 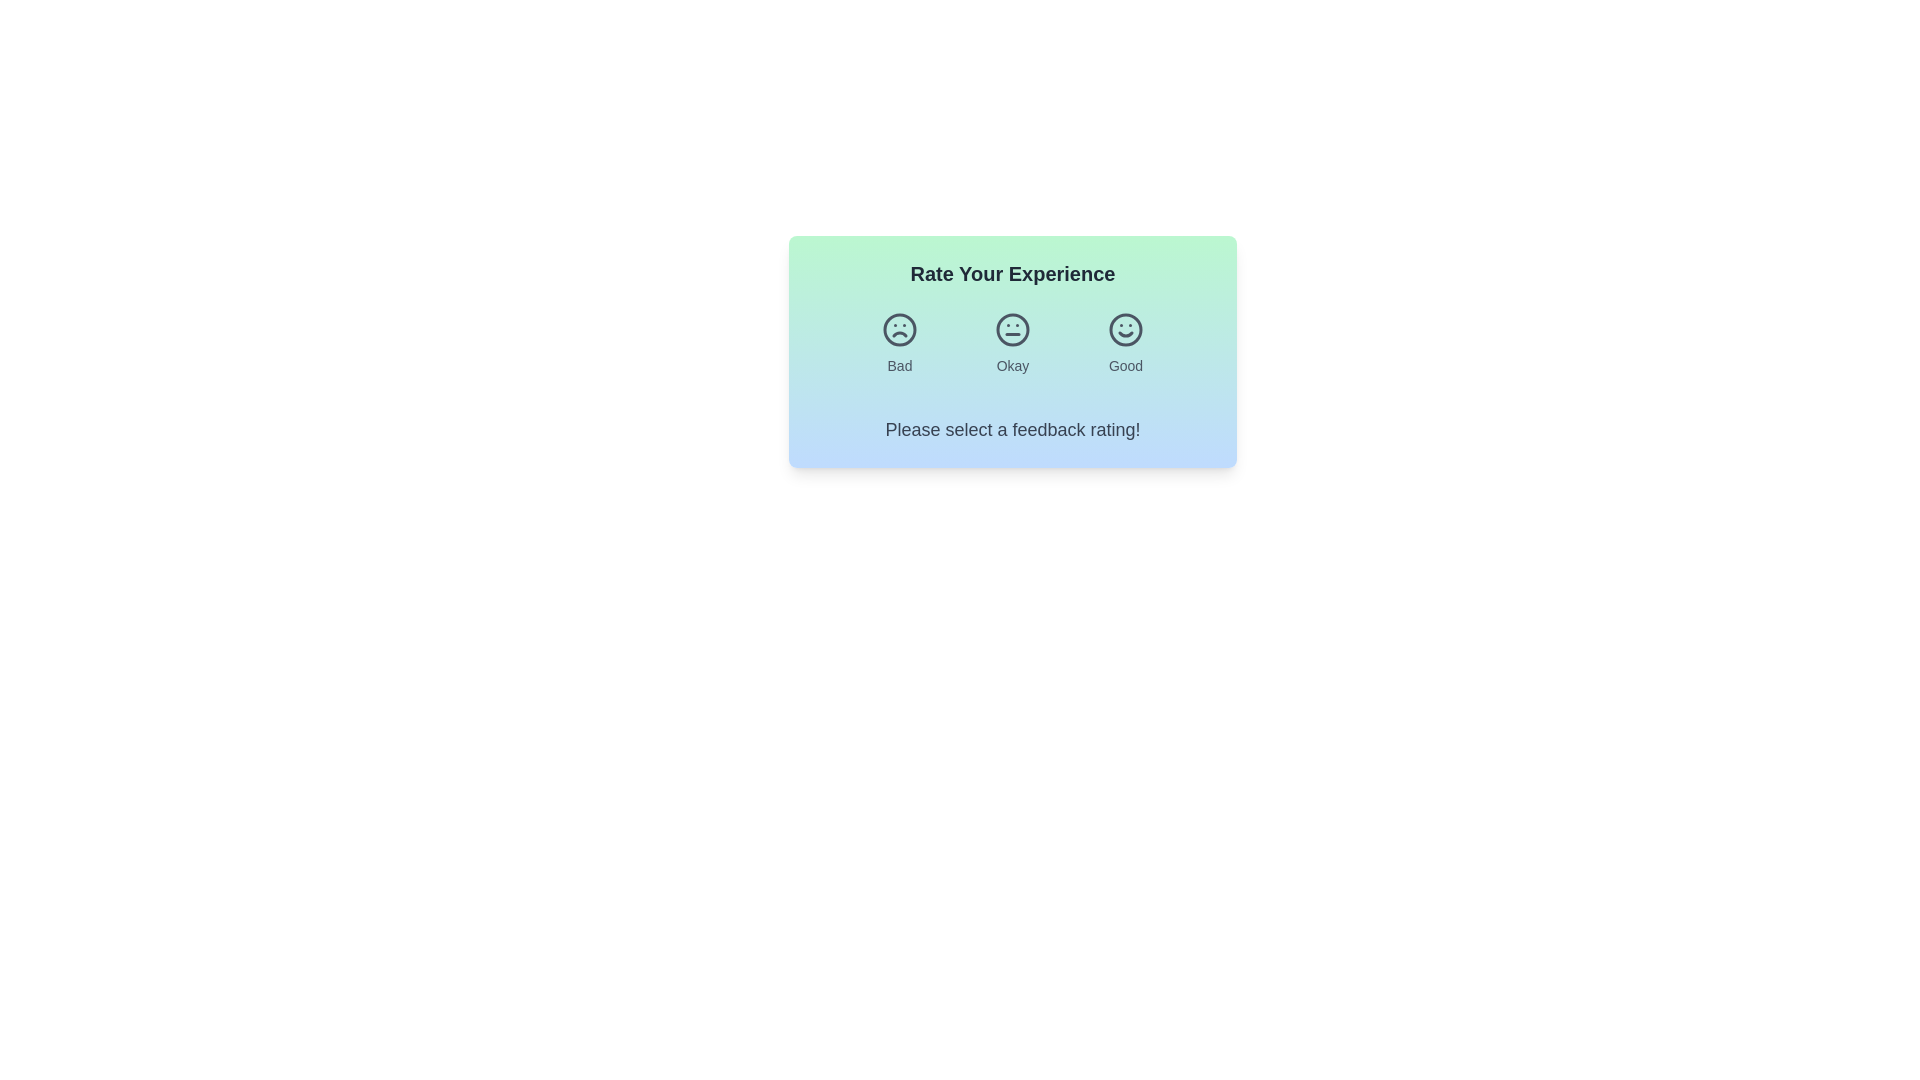 What do you see at coordinates (899, 342) in the screenshot?
I see `the feedback button labeled Bad` at bounding box center [899, 342].